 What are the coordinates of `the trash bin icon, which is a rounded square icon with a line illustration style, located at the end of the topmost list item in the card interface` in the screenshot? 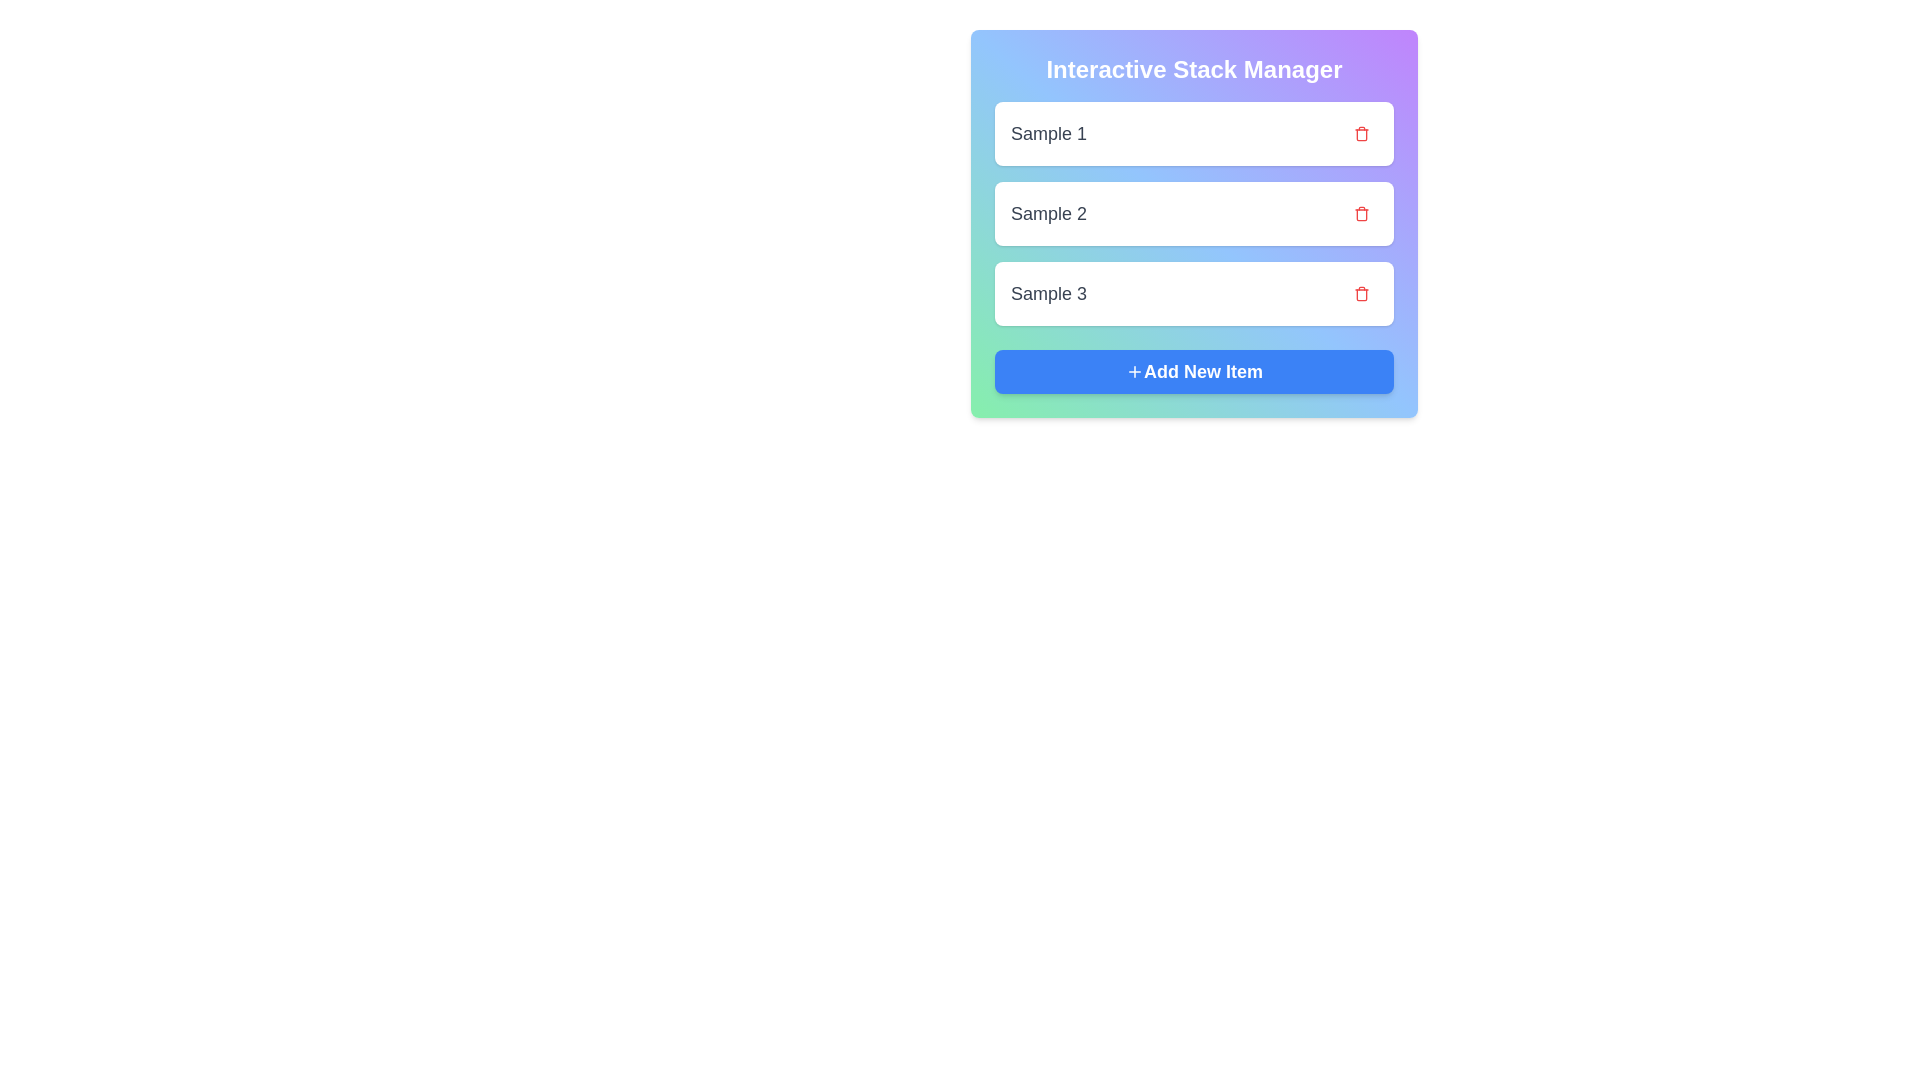 It's located at (1361, 135).